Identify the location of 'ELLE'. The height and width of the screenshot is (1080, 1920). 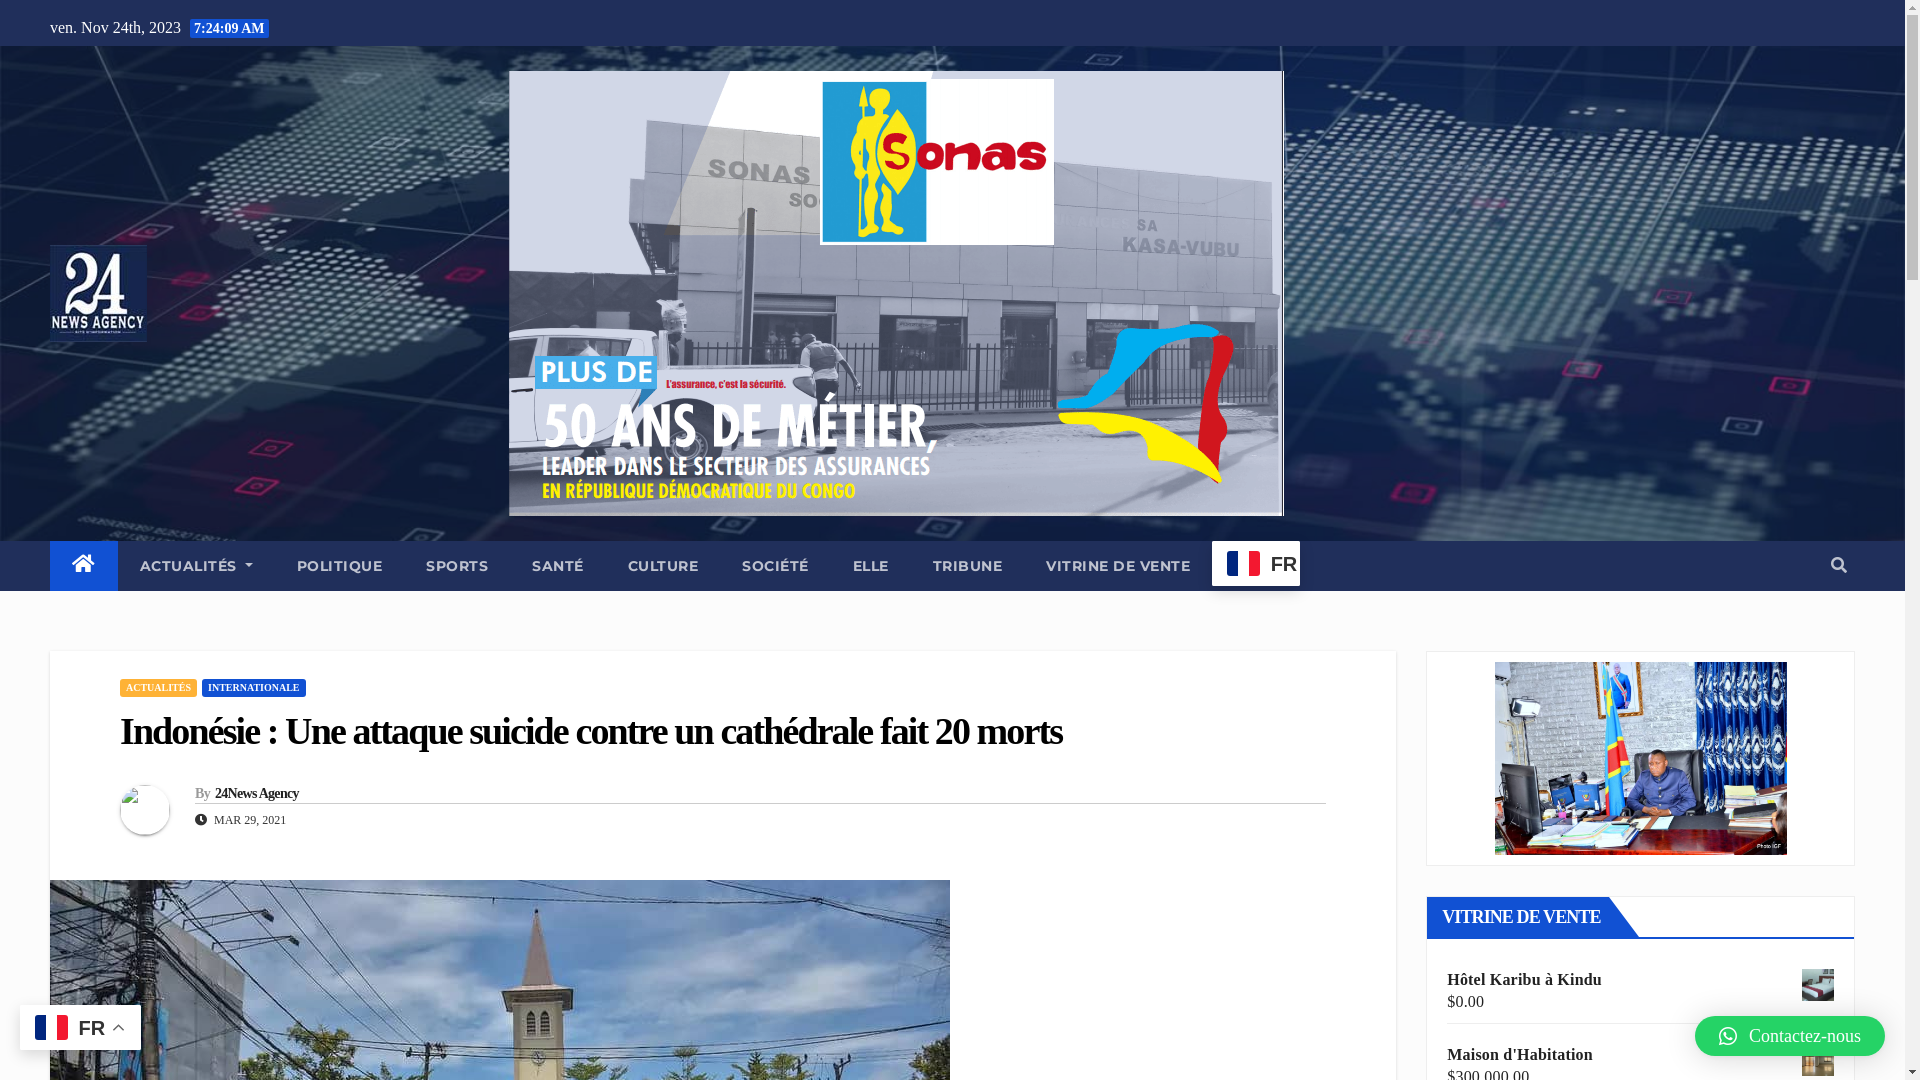
(830, 566).